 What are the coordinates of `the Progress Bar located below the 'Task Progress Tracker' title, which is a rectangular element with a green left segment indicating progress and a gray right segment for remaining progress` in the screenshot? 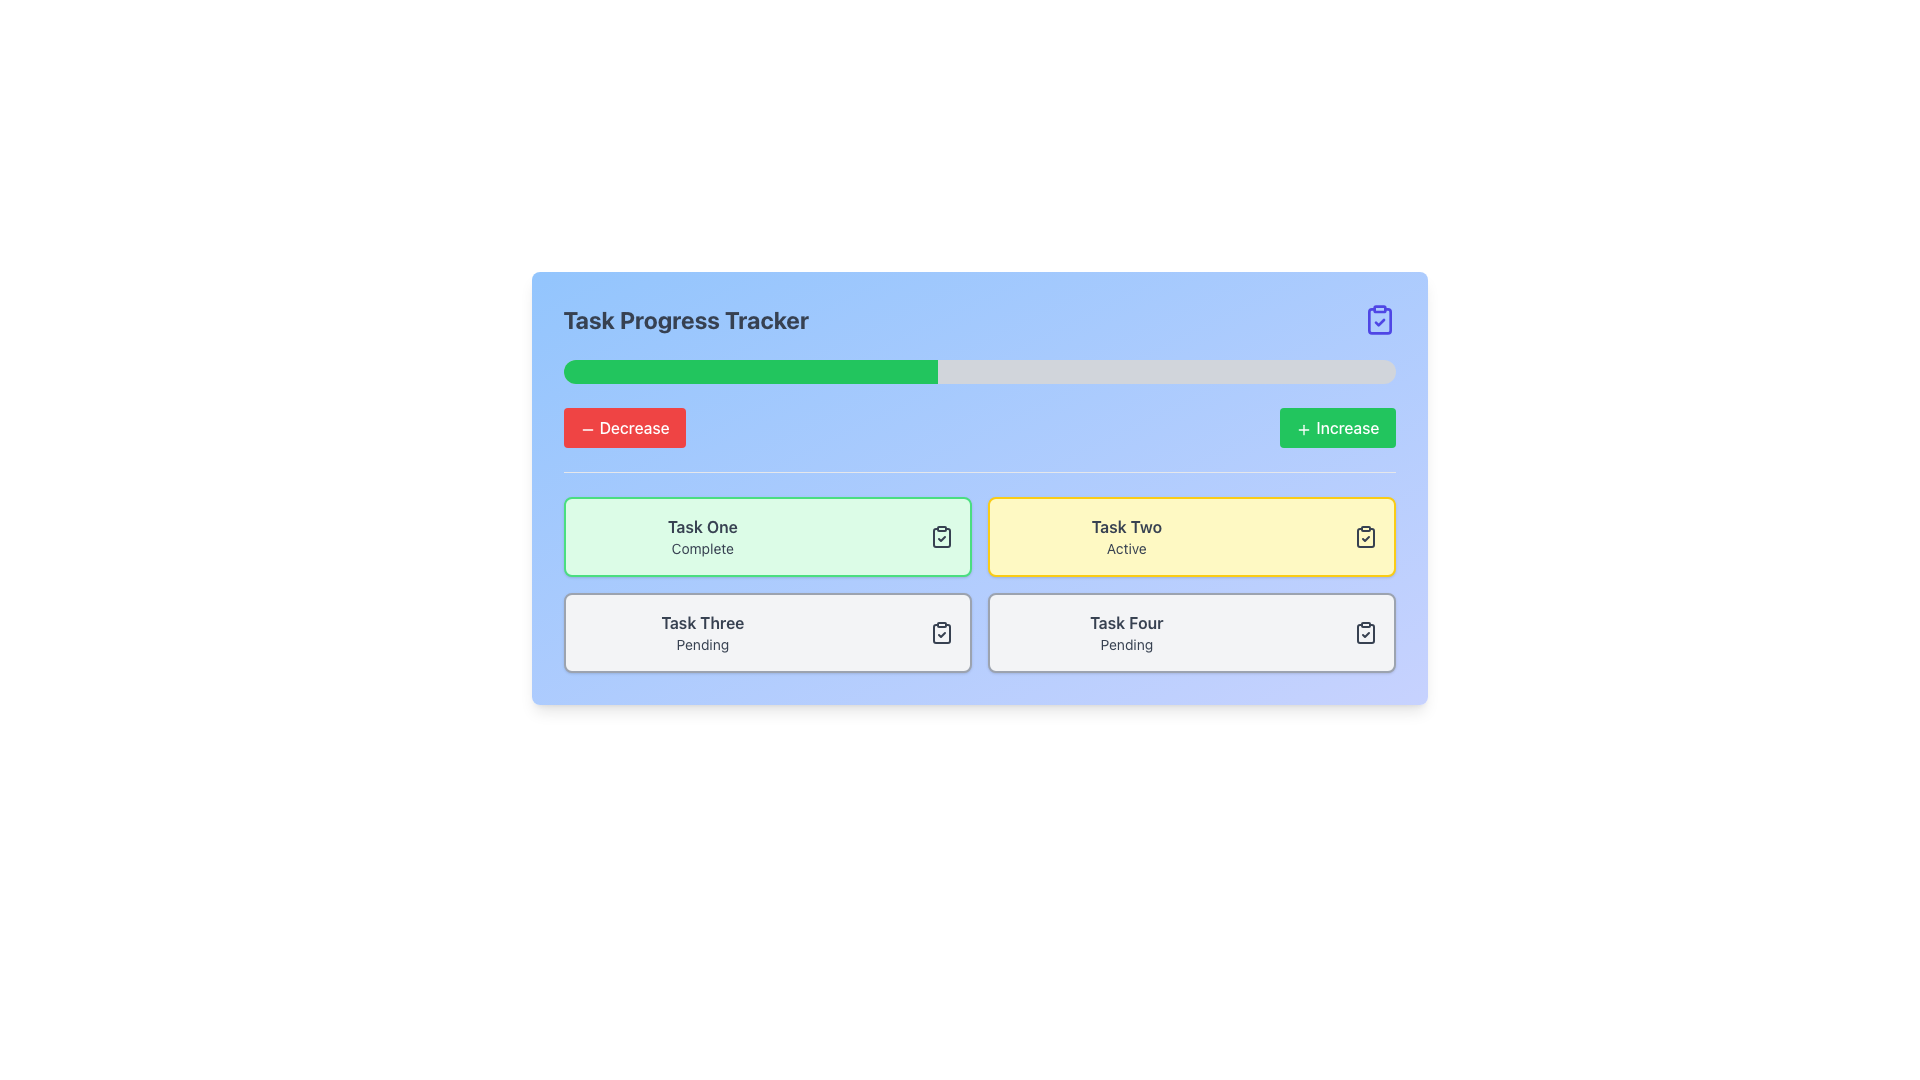 It's located at (979, 371).